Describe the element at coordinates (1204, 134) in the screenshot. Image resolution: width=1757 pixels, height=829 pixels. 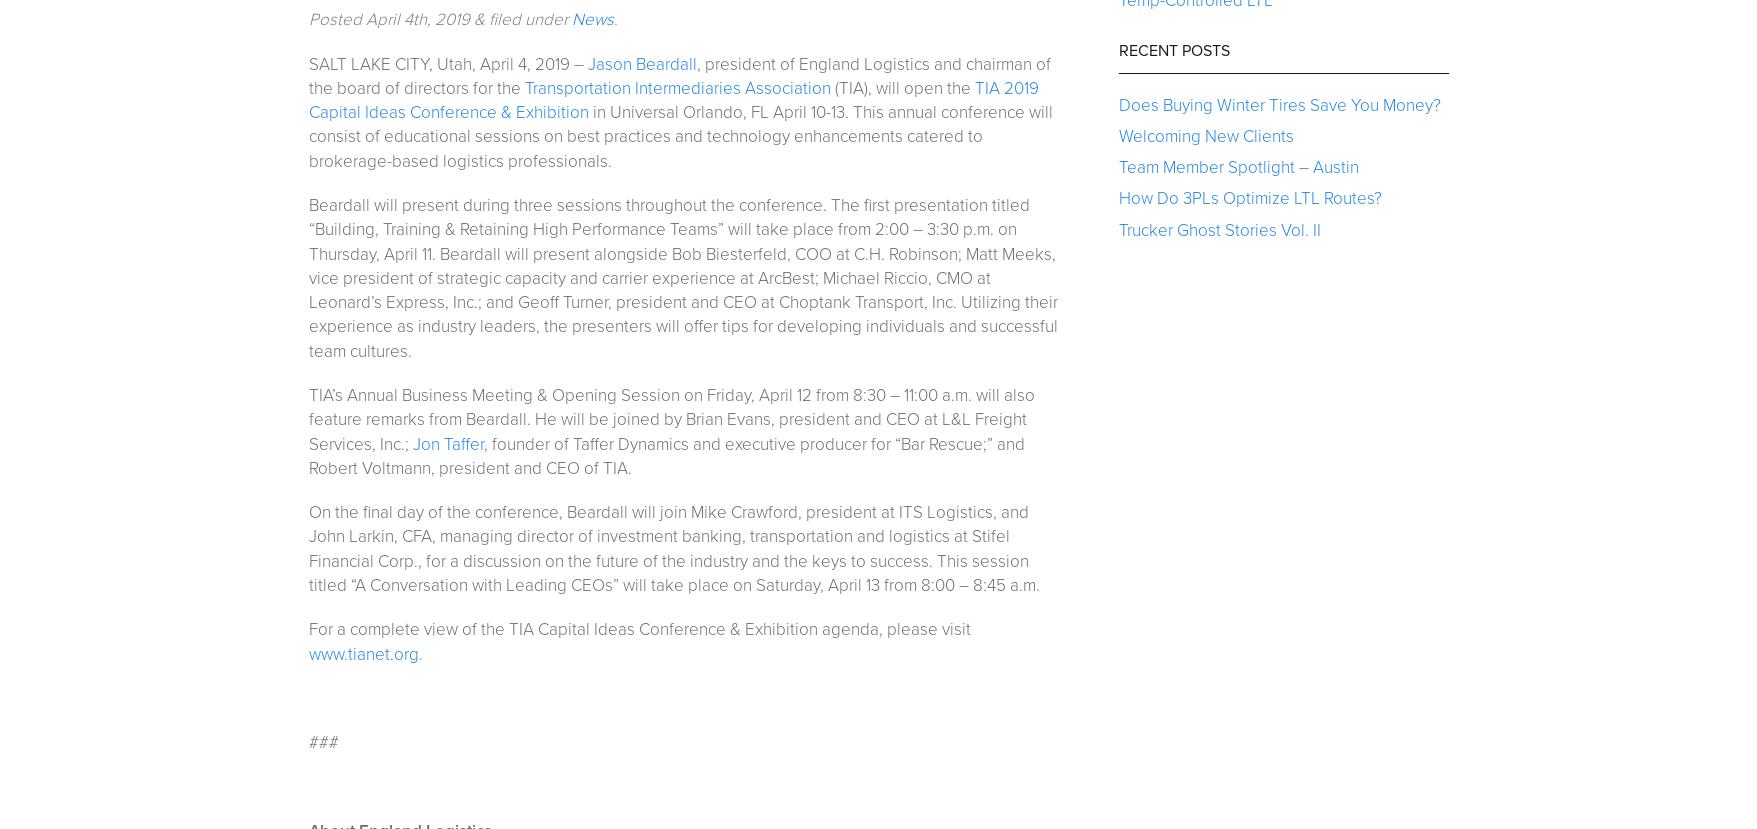
I see `'Welcoming New Clients'` at that location.